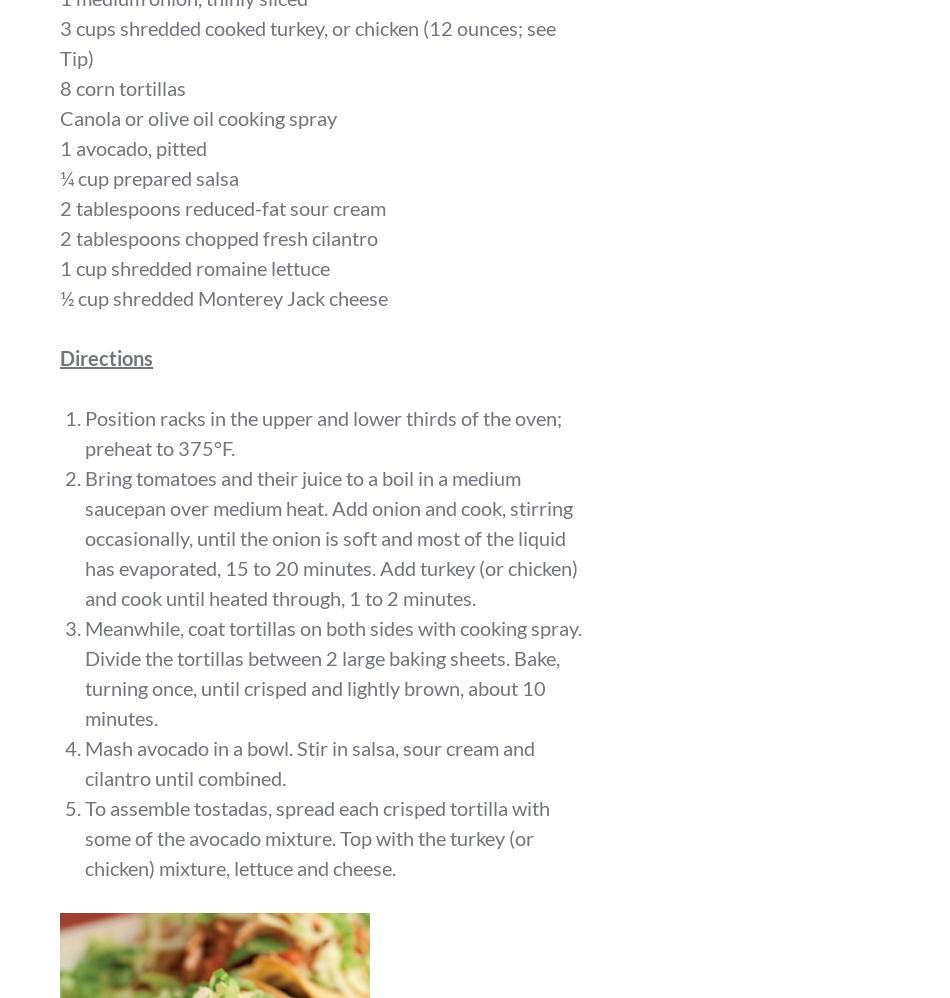 The image size is (950, 998). I want to click on 'Mash avocado in a bowl. Stir in salsa, sour cream and cilantro until combined.', so click(308, 760).